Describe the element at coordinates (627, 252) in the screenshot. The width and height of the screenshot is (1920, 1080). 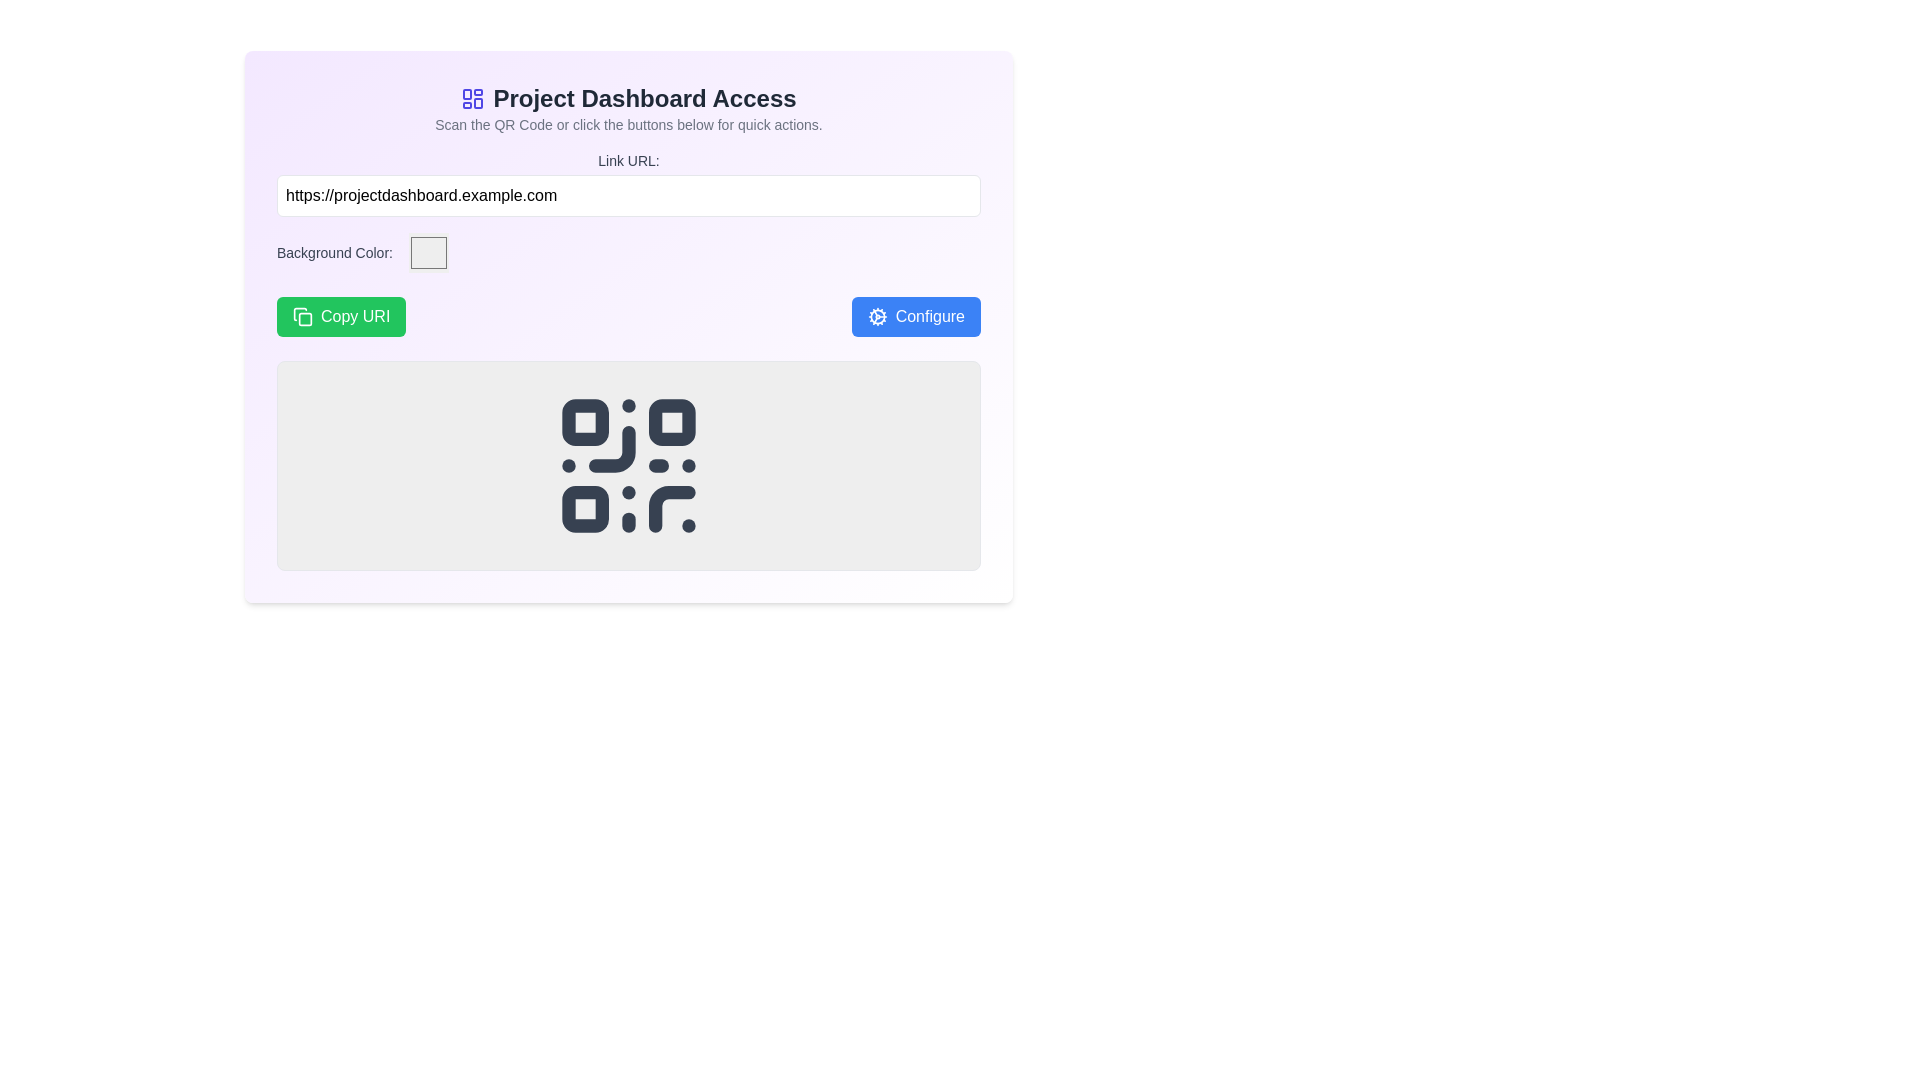
I see `the color picker input located in the middle section of the interface, under the 'Link URL:' input field` at that location.